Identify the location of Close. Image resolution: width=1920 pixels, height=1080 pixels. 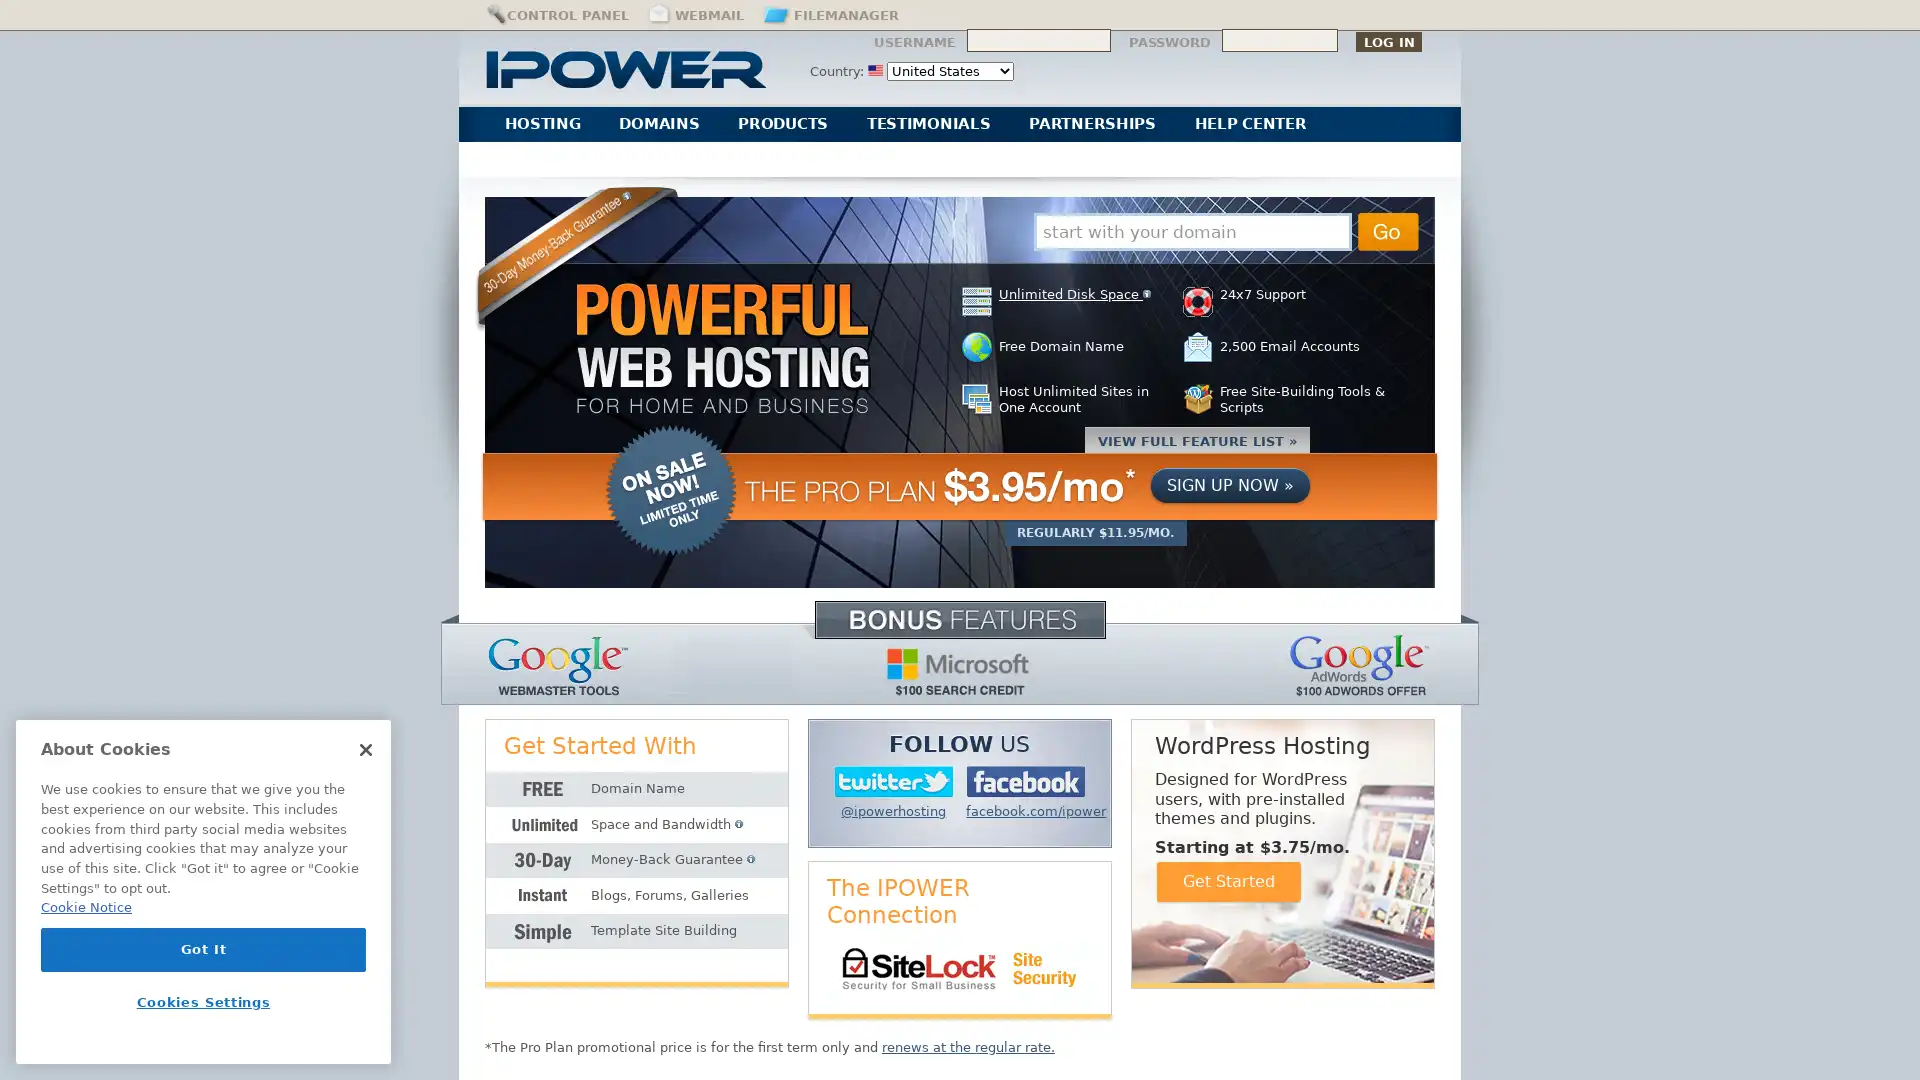
(365, 749).